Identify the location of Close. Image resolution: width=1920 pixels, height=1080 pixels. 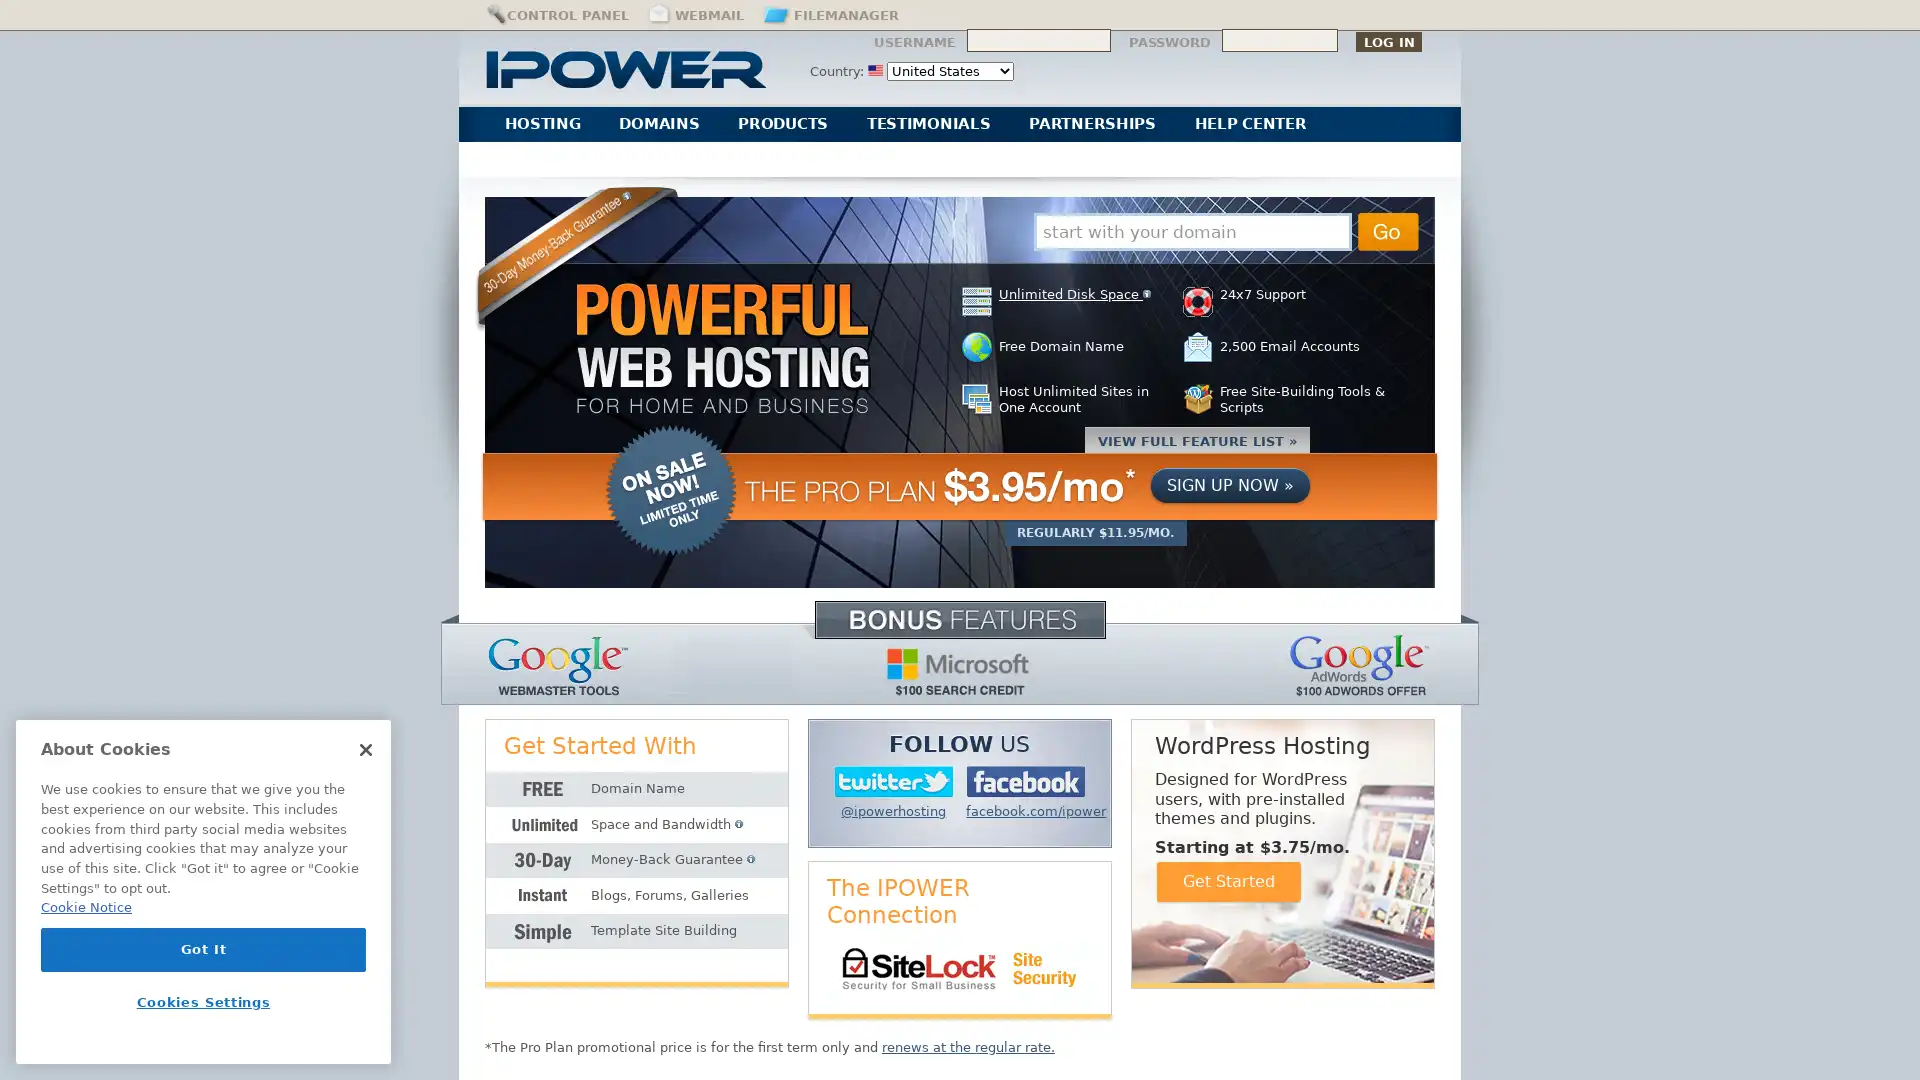
(365, 749).